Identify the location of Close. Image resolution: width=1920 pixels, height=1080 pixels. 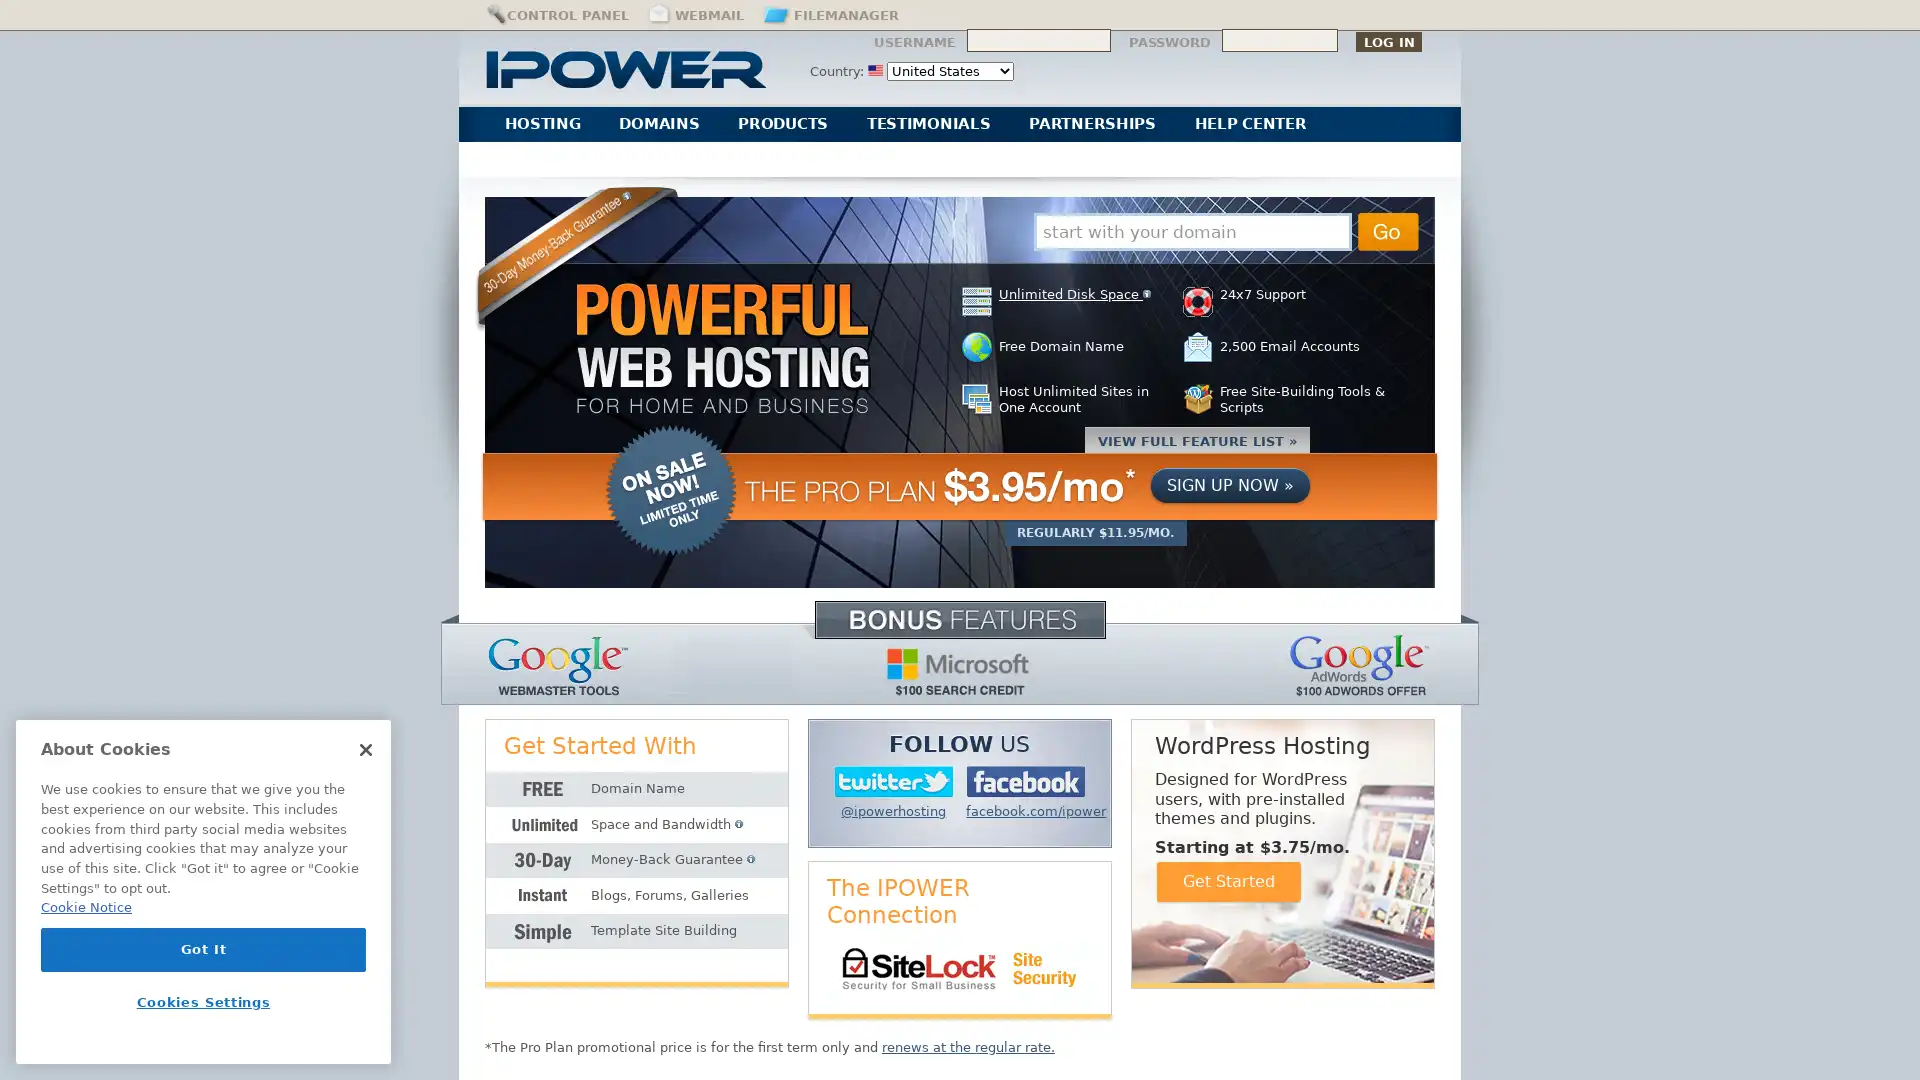
(365, 749).